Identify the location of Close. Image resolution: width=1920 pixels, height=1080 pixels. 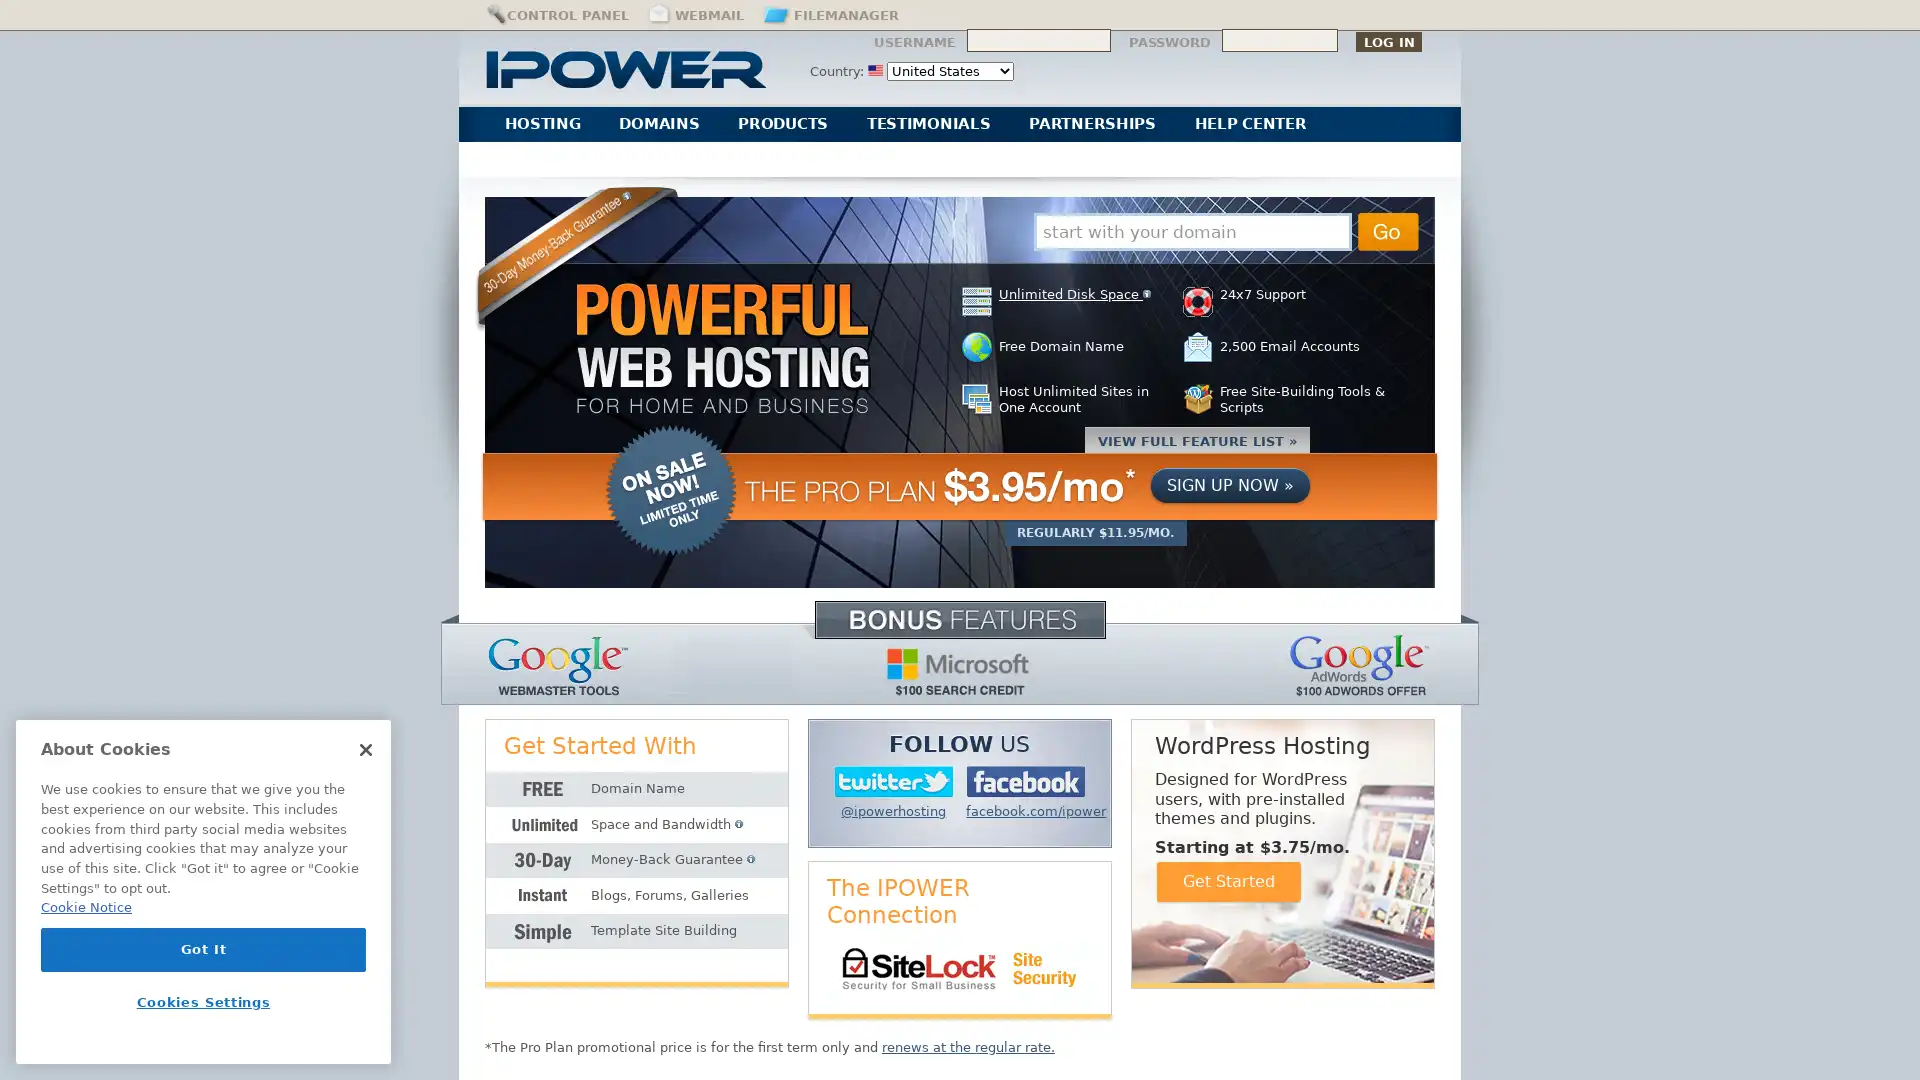
(365, 749).